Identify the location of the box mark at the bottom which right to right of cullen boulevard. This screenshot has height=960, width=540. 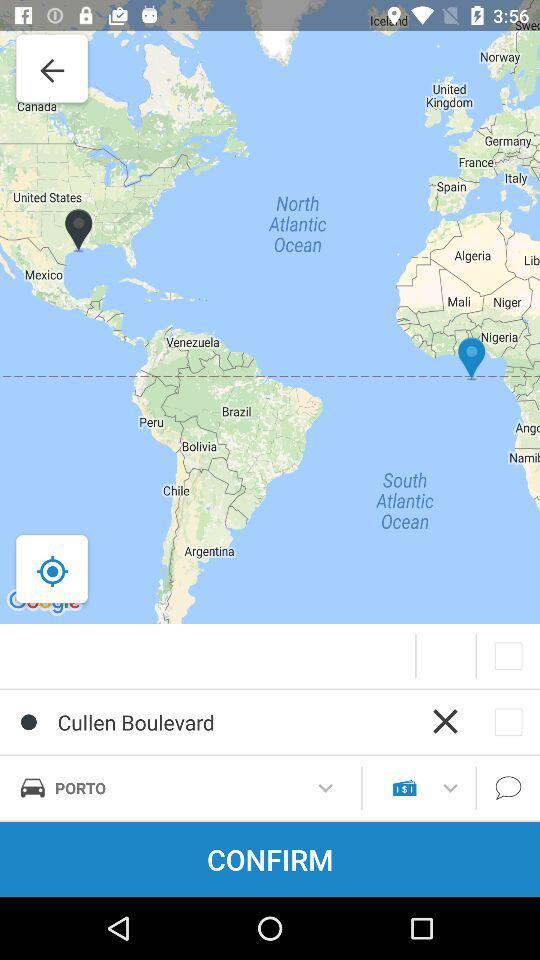
(508, 721).